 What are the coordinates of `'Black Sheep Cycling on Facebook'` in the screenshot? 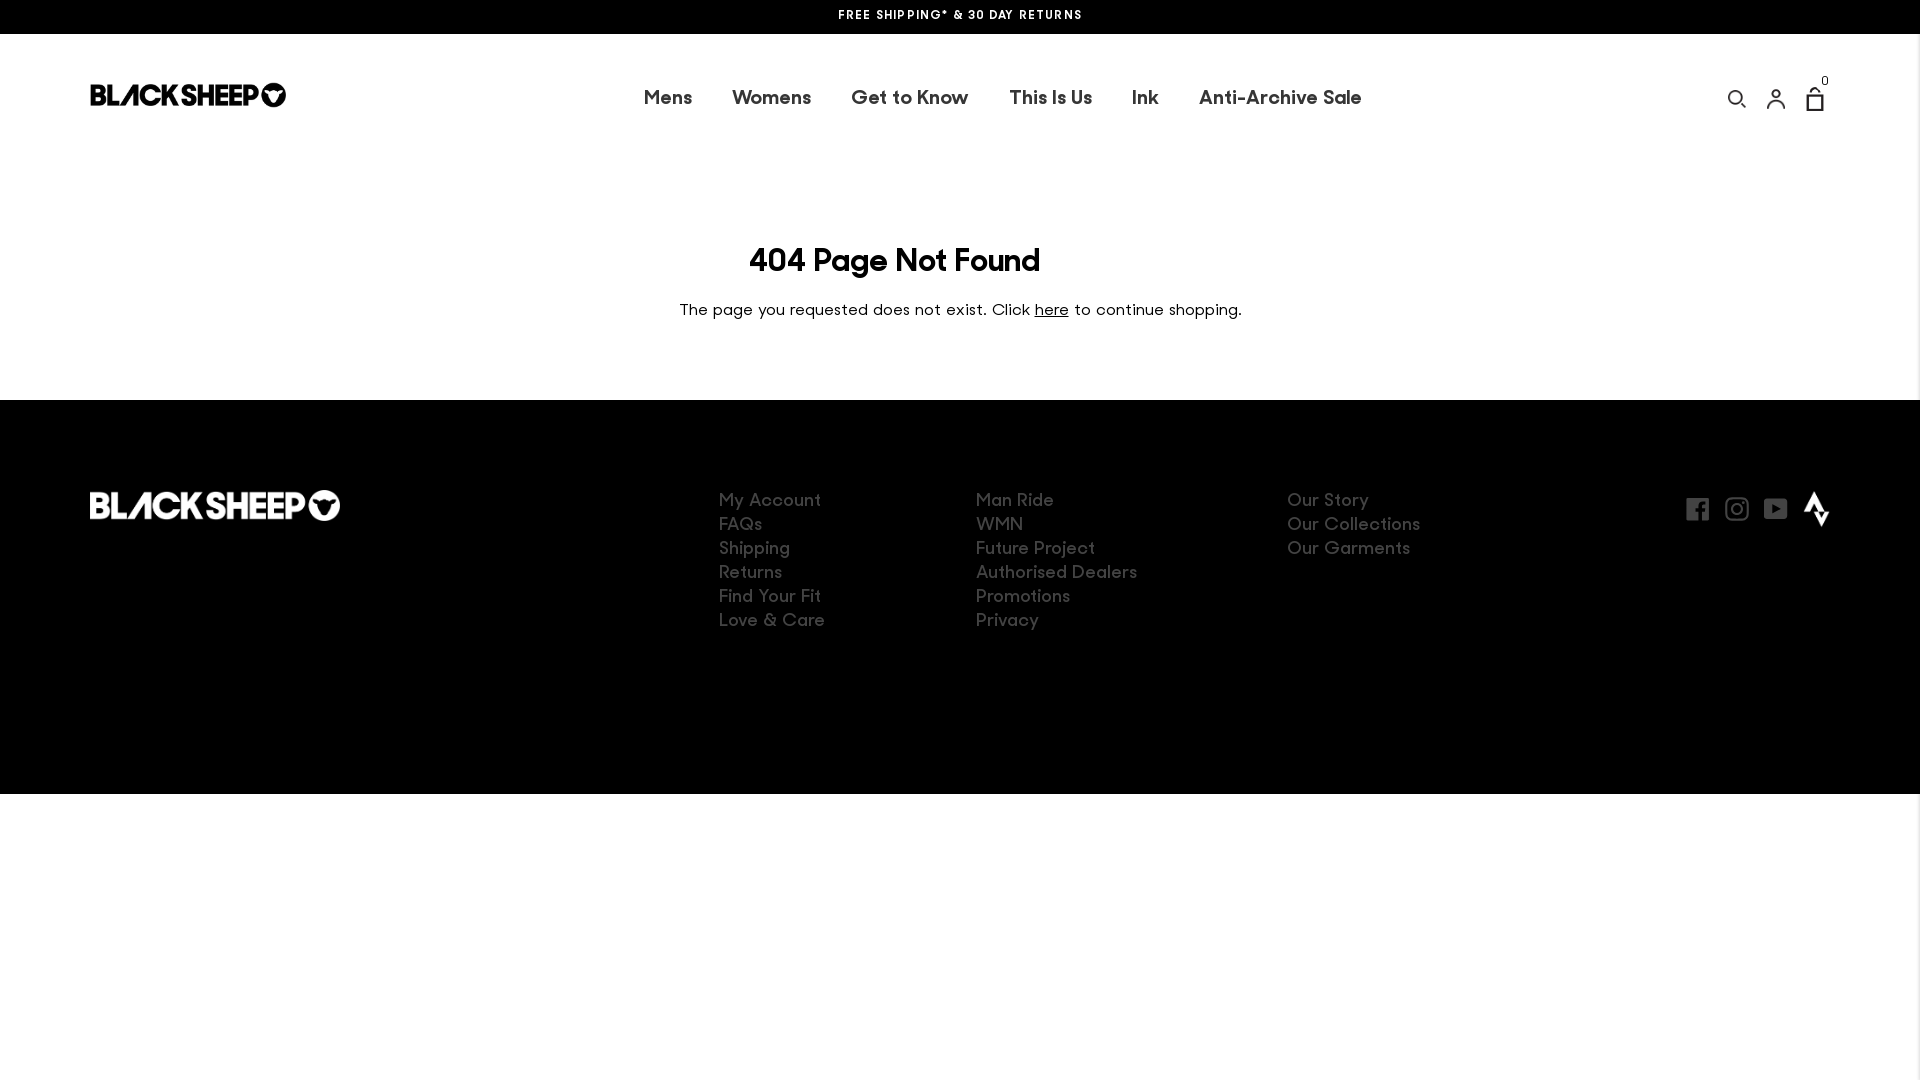 It's located at (1697, 505).